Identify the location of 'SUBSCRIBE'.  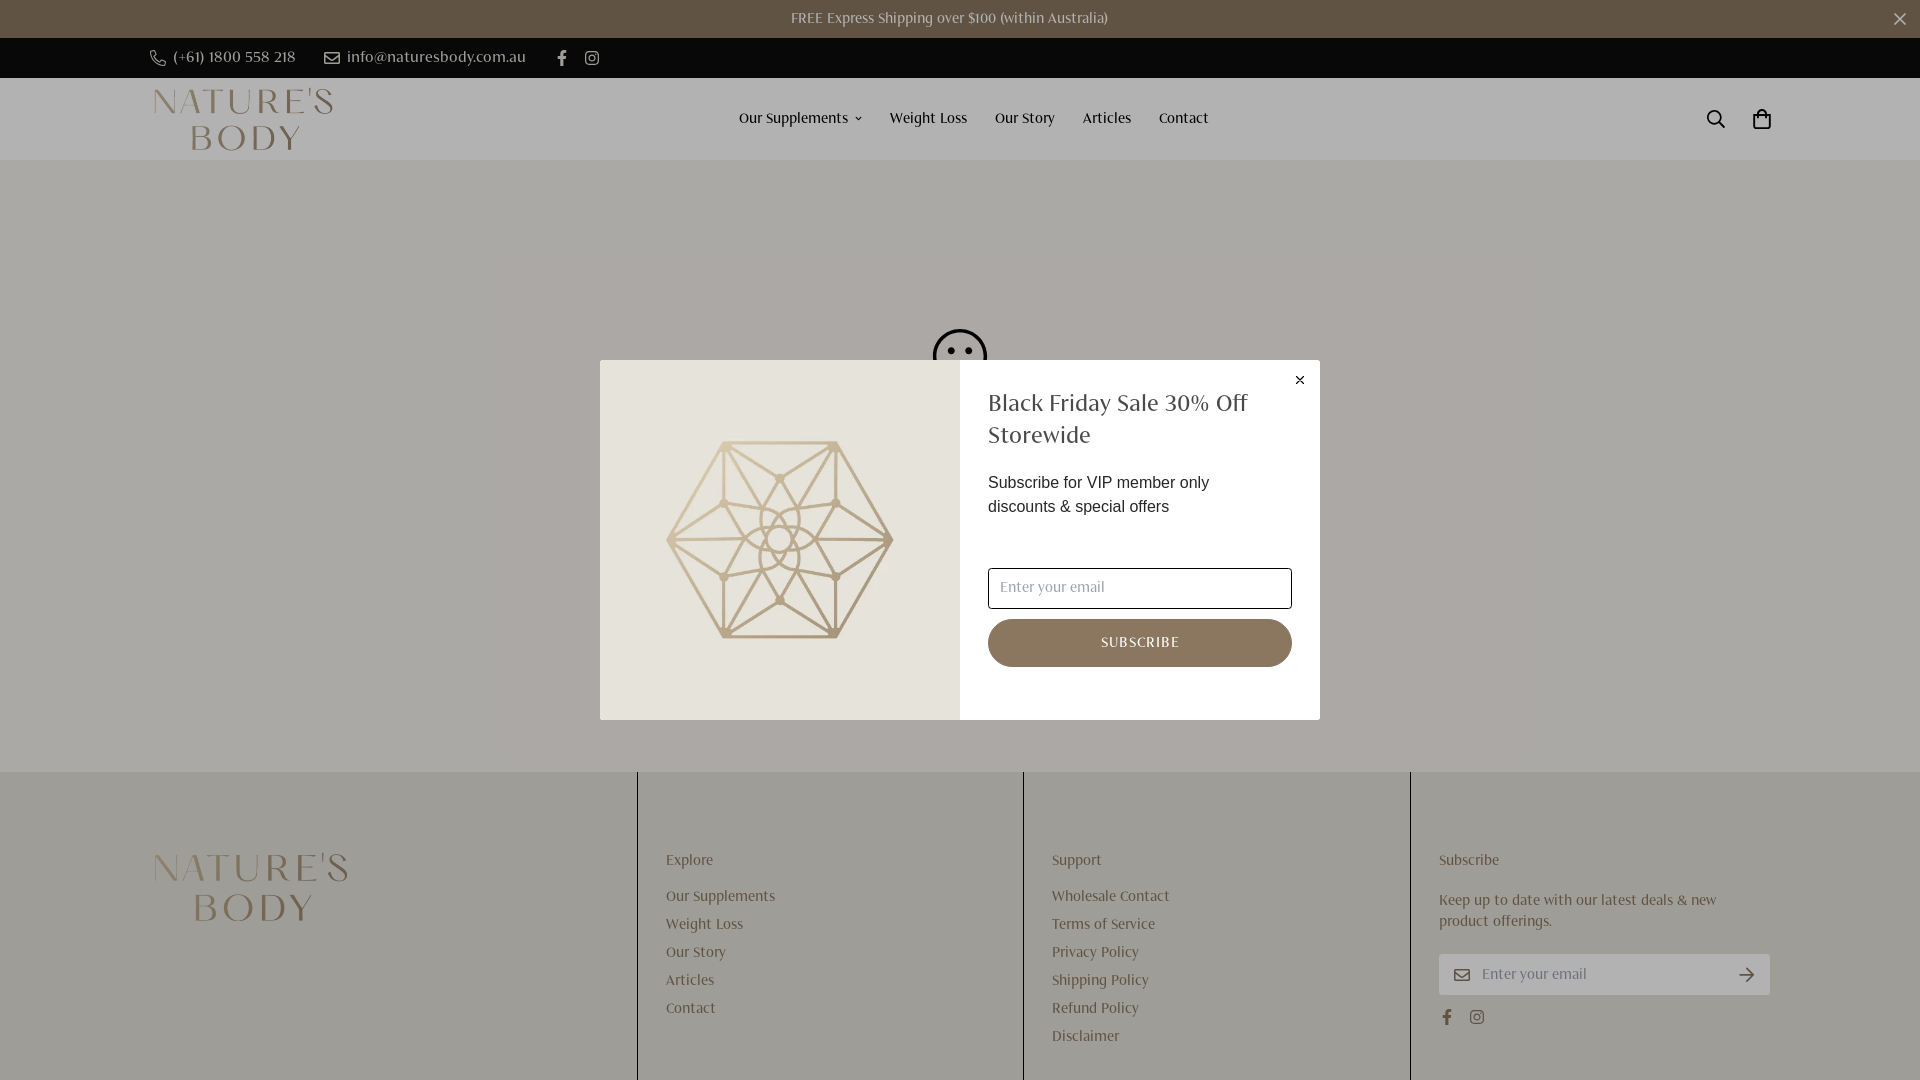
(1140, 643).